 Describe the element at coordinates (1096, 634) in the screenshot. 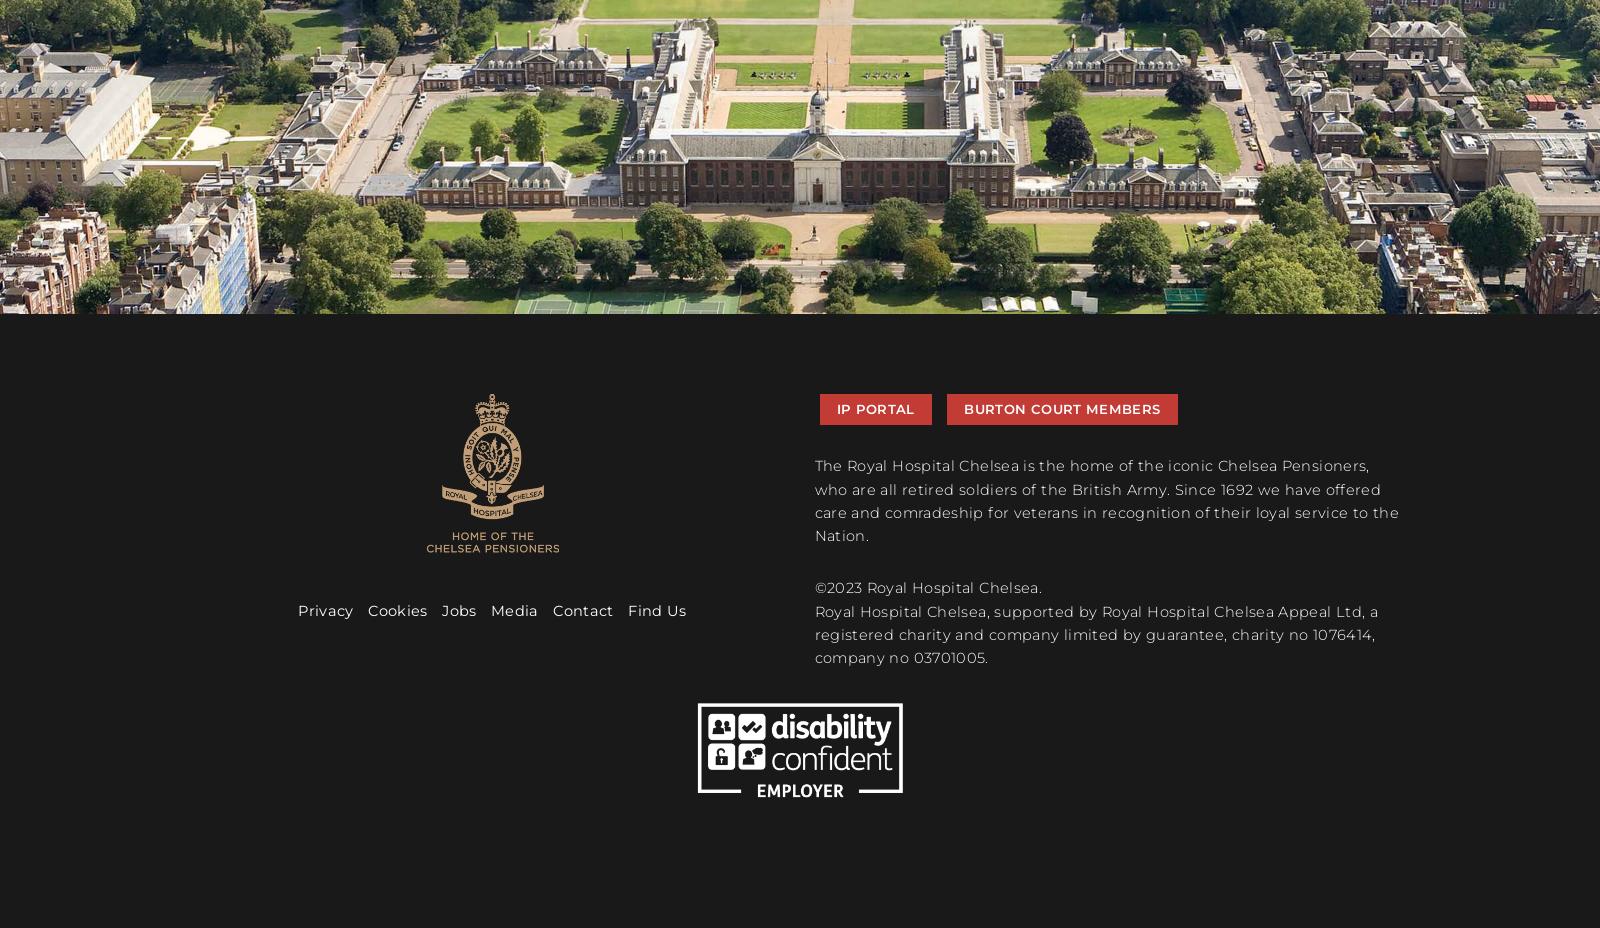

I see `'Royal Hospital Chelsea, supported by Royal Hospital Chelsea Appeal Ltd, a registered charity and company limited by guarantee, charity no 1076414, company no 03701005.'` at that location.